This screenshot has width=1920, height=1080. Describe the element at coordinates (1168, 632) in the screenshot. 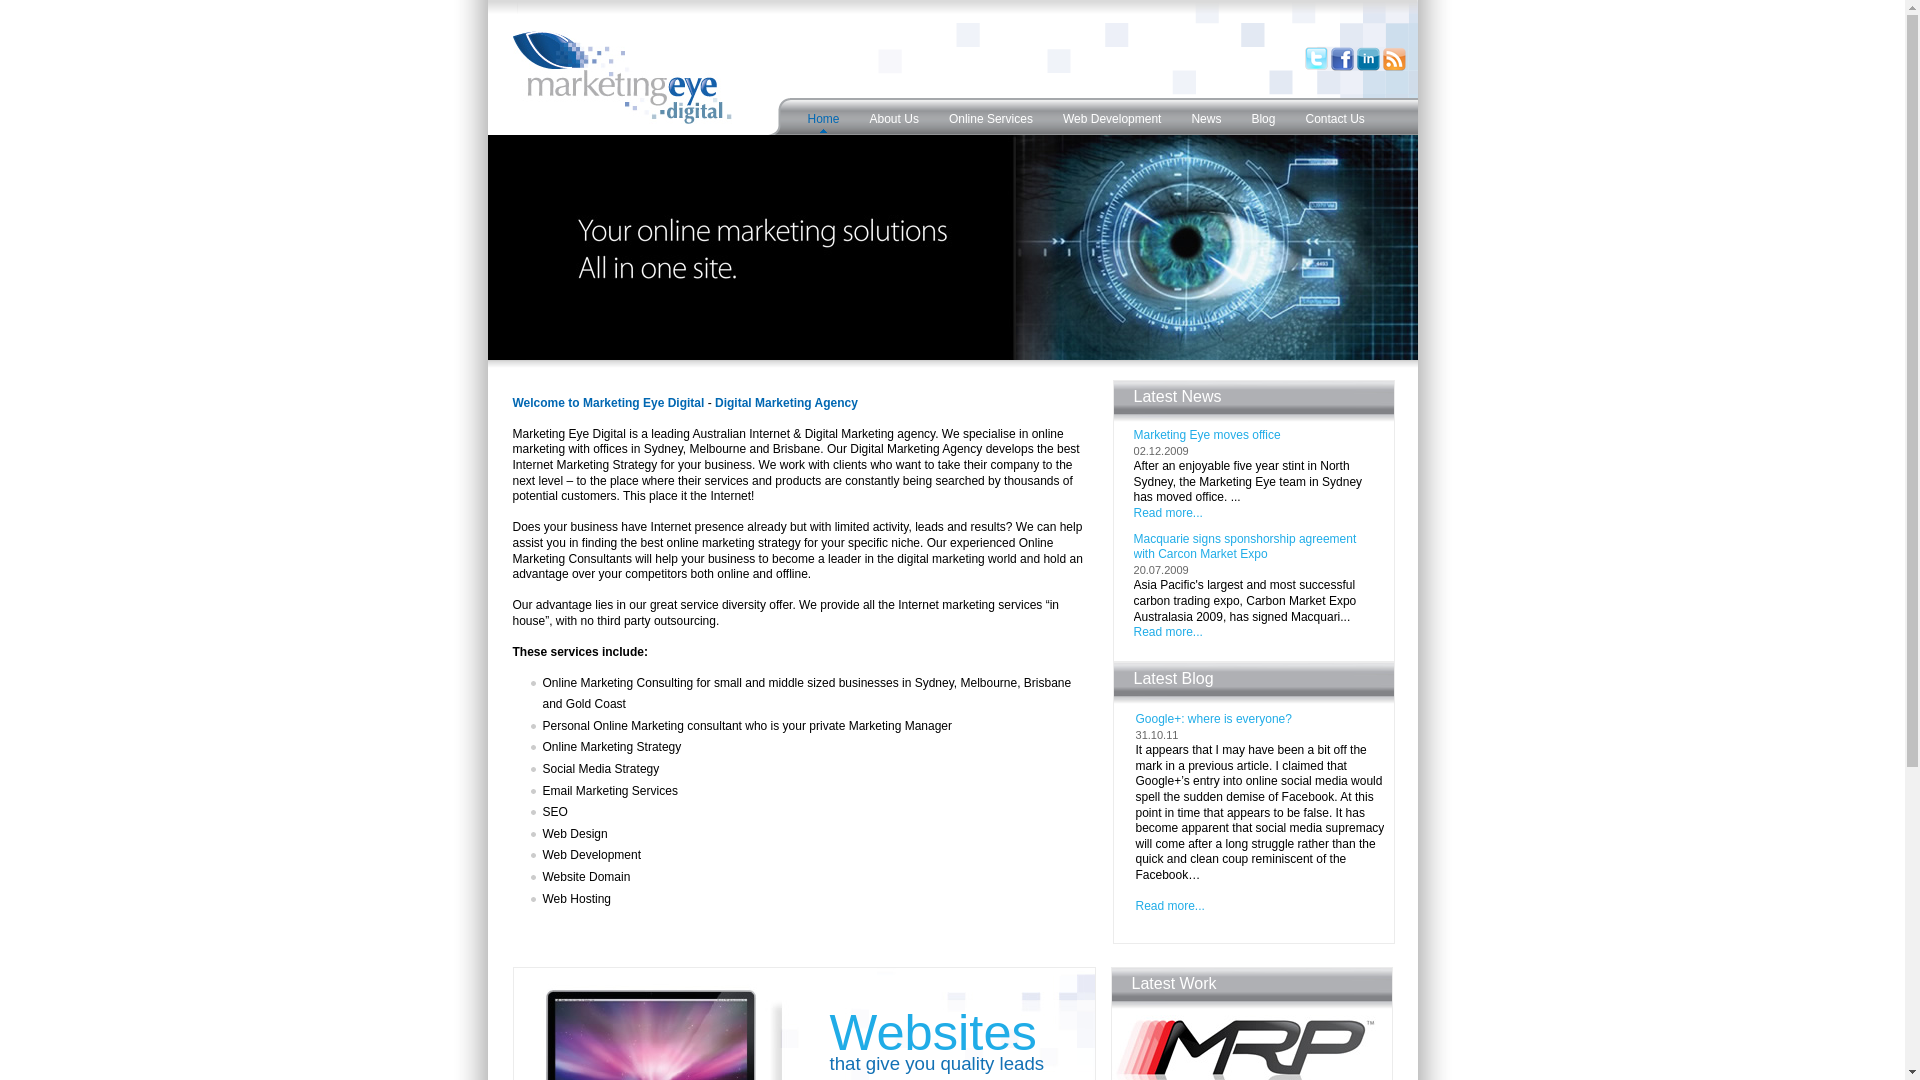

I see `'Read more...'` at that location.